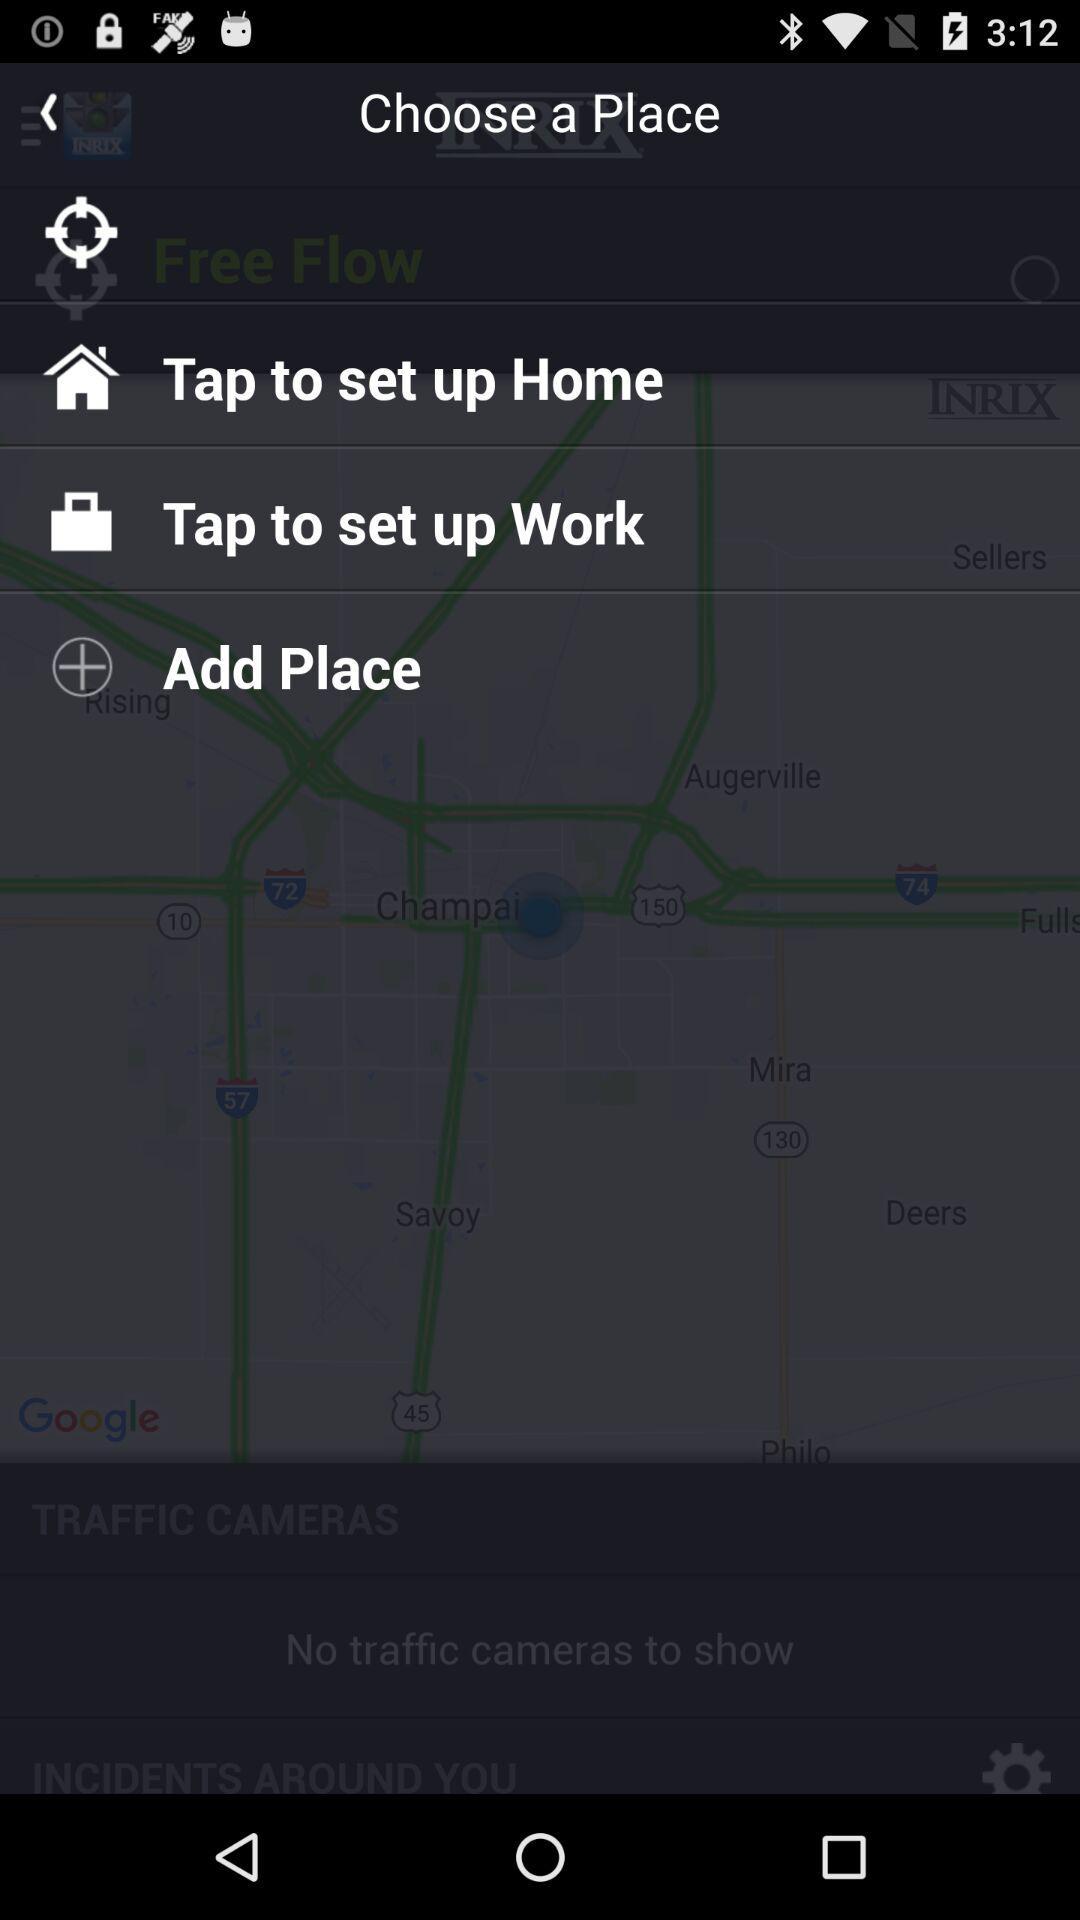 The width and height of the screenshot is (1080, 1920). What do you see at coordinates (46, 110) in the screenshot?
I see `go back` at bounding box center [46, 110].